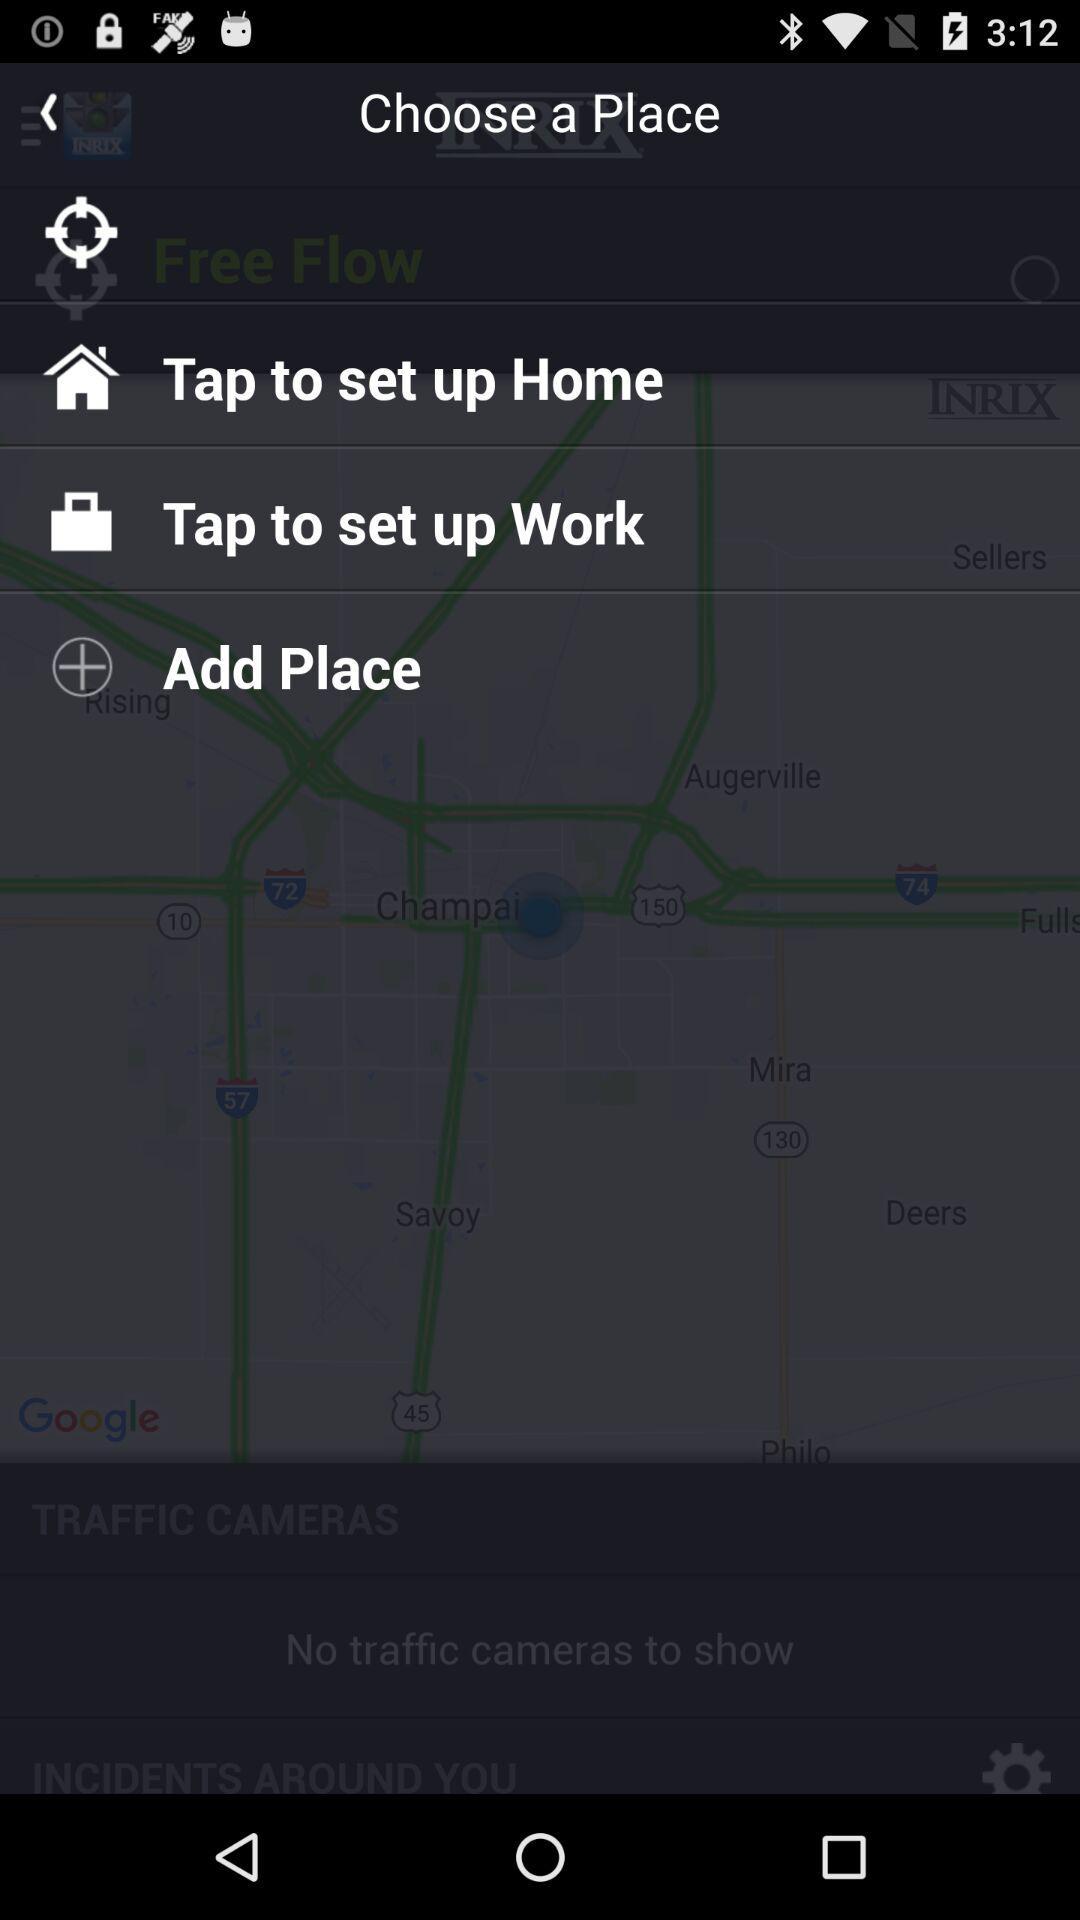 The width and height of the screenshot is (1080, 1920). What do you see at coordinates (46, 110) in the screenshot?
I see `go back` at bounding box center [46, 110].